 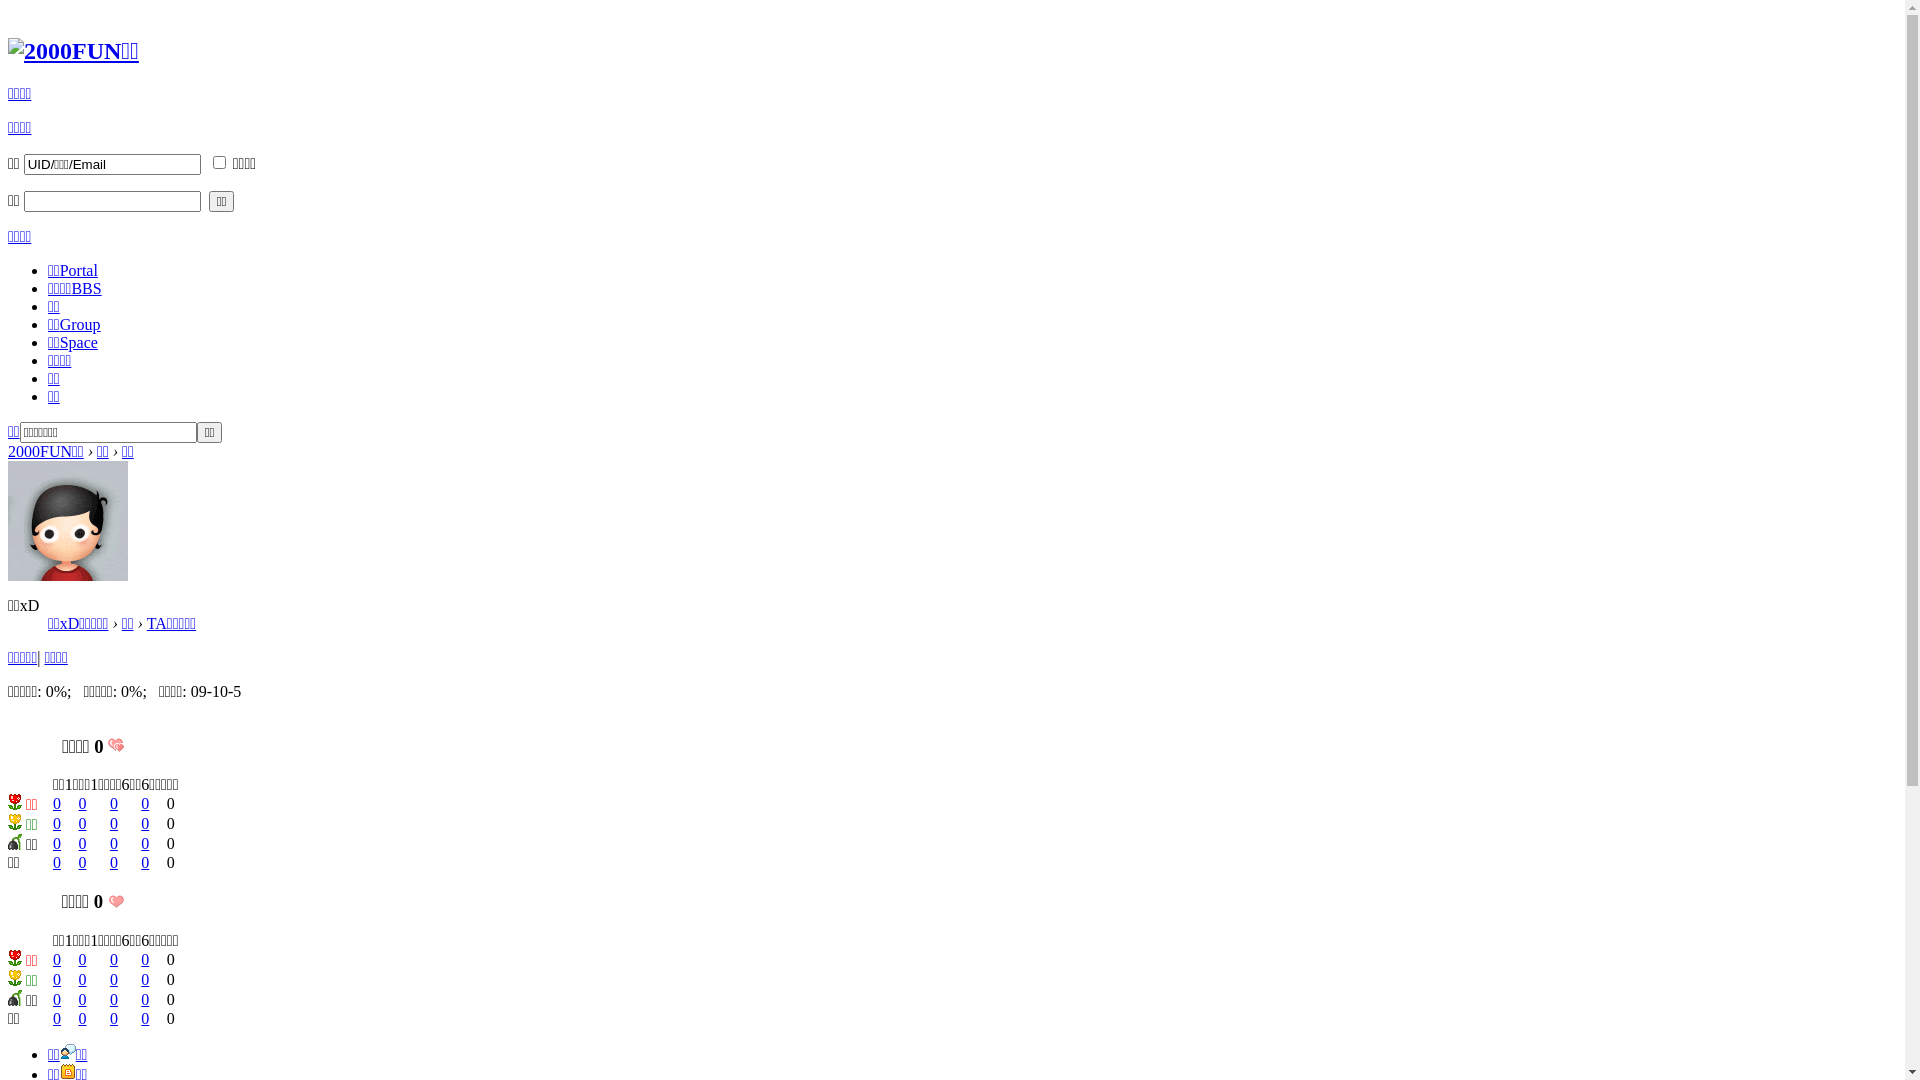 What do you see at coordinates (57, 802) in the screenshot?
I see `'0'` at bounding box center [57, 802].